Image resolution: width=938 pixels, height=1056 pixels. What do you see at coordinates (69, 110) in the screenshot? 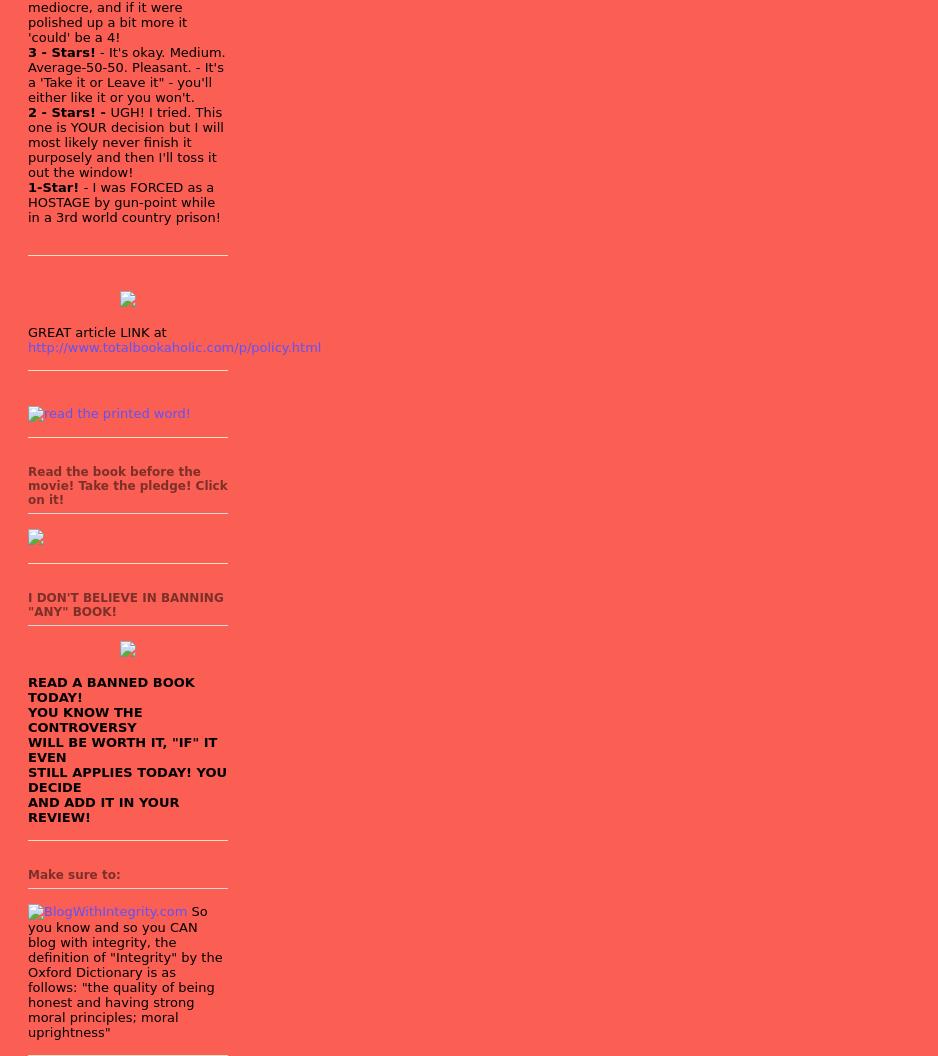
I see `'2 - Stars! -'` at bounding box center [69, 110].